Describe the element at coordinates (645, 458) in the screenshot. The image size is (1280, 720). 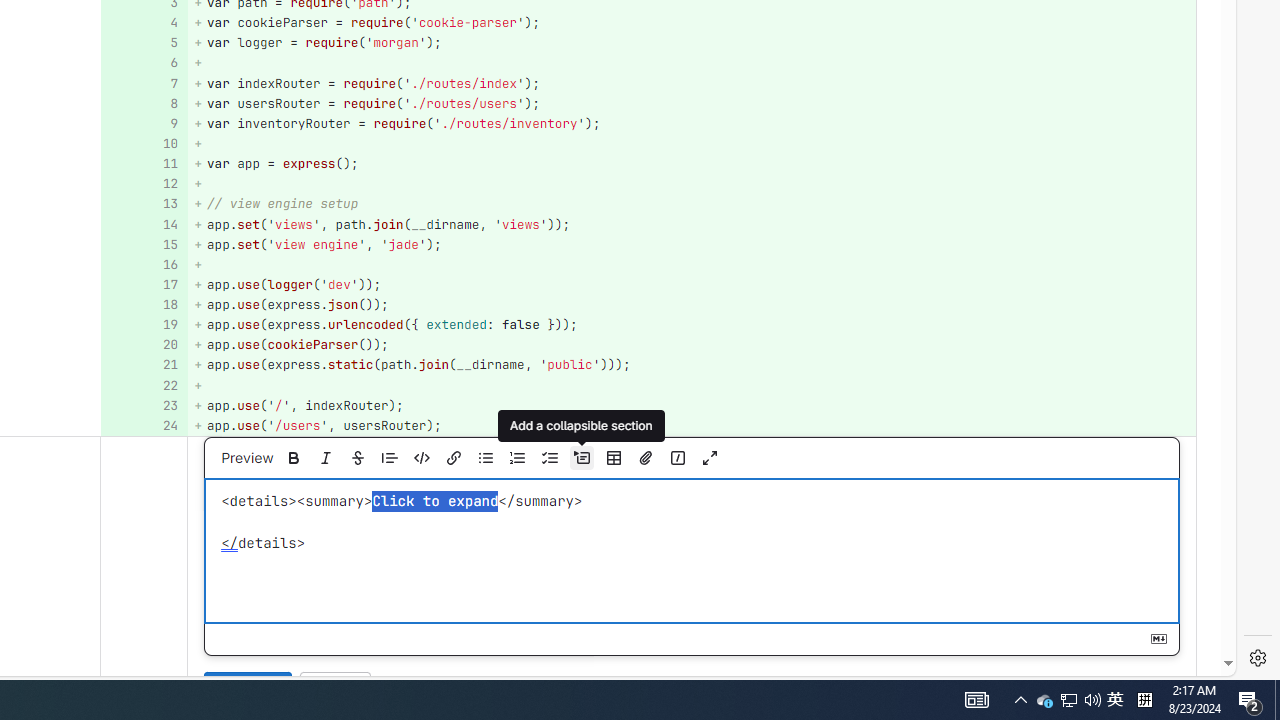
I see `'Attach a file or image'` at that location.